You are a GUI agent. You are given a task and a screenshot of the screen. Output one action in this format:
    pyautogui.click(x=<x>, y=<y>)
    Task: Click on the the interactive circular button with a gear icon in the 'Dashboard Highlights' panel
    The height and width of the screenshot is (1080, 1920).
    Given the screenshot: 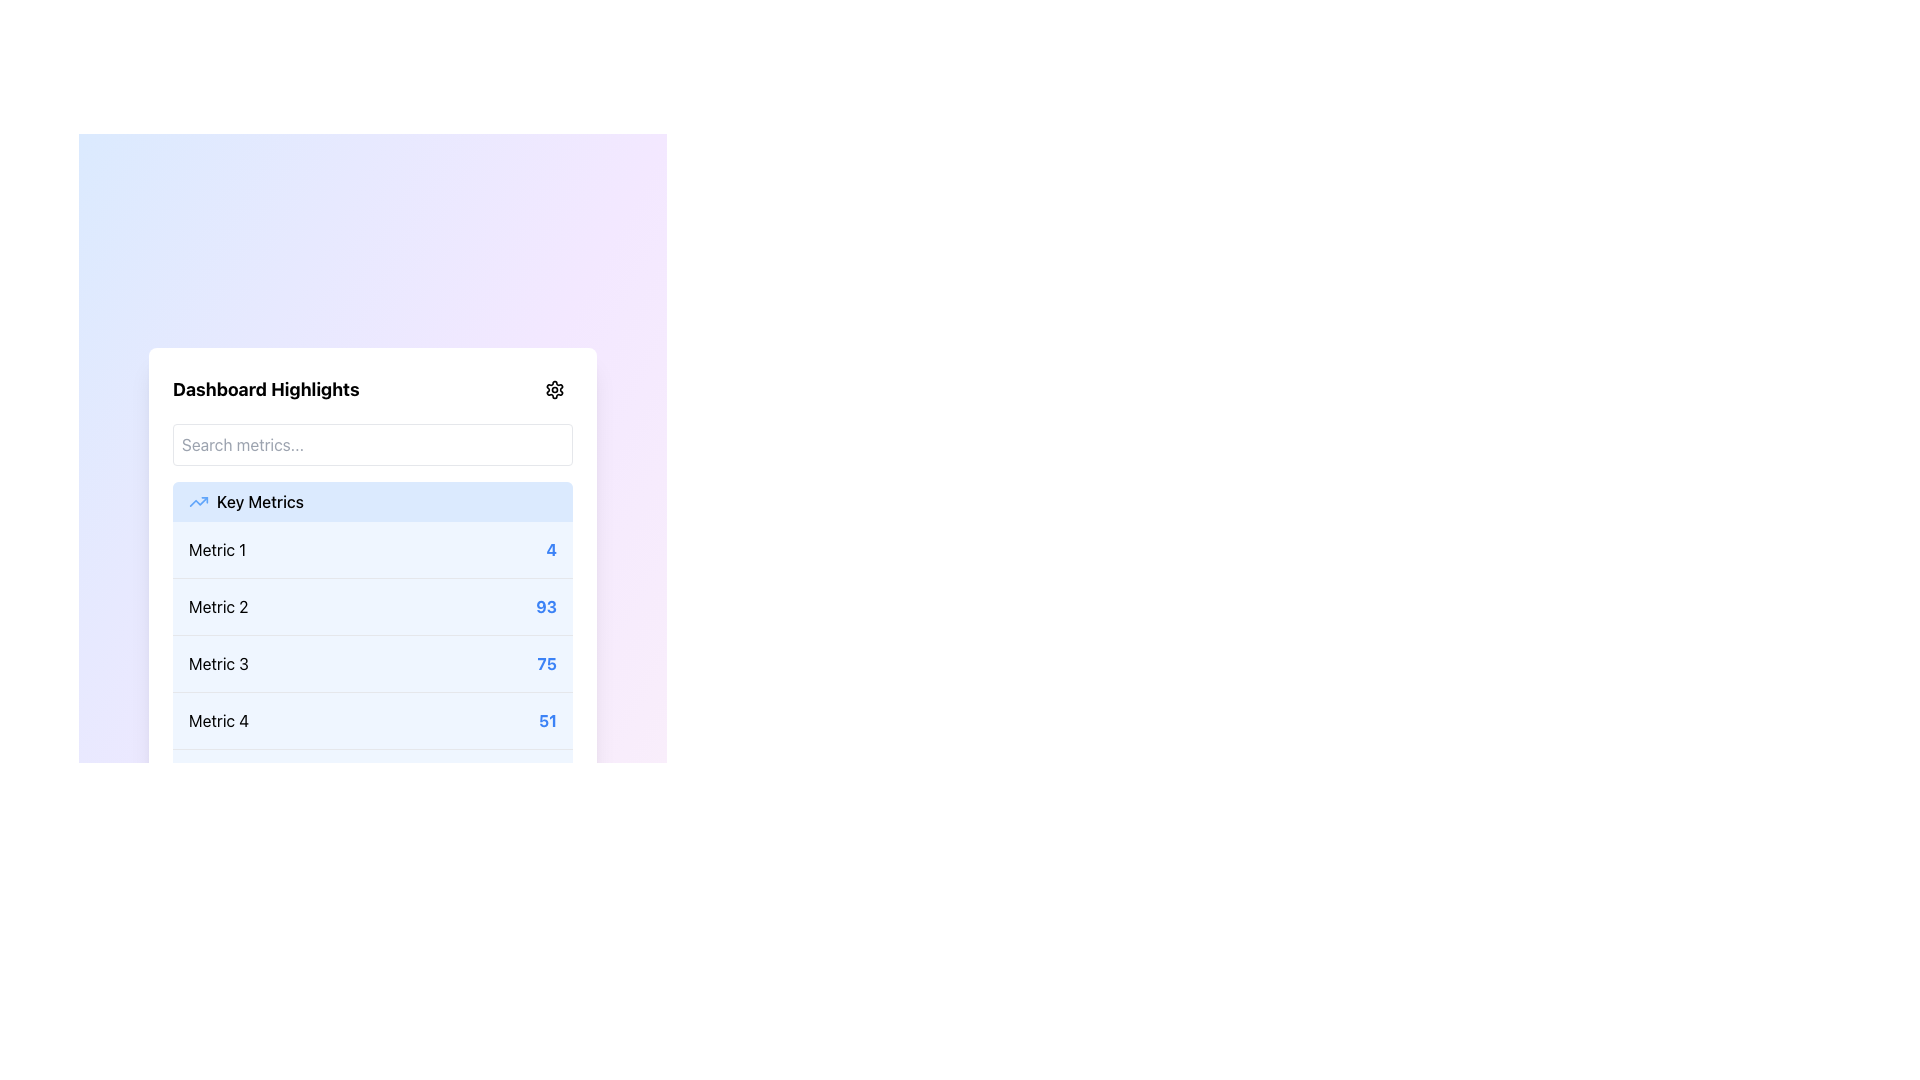 What is the action you would take?
    pyautogui.click(x=555, y=389)
    